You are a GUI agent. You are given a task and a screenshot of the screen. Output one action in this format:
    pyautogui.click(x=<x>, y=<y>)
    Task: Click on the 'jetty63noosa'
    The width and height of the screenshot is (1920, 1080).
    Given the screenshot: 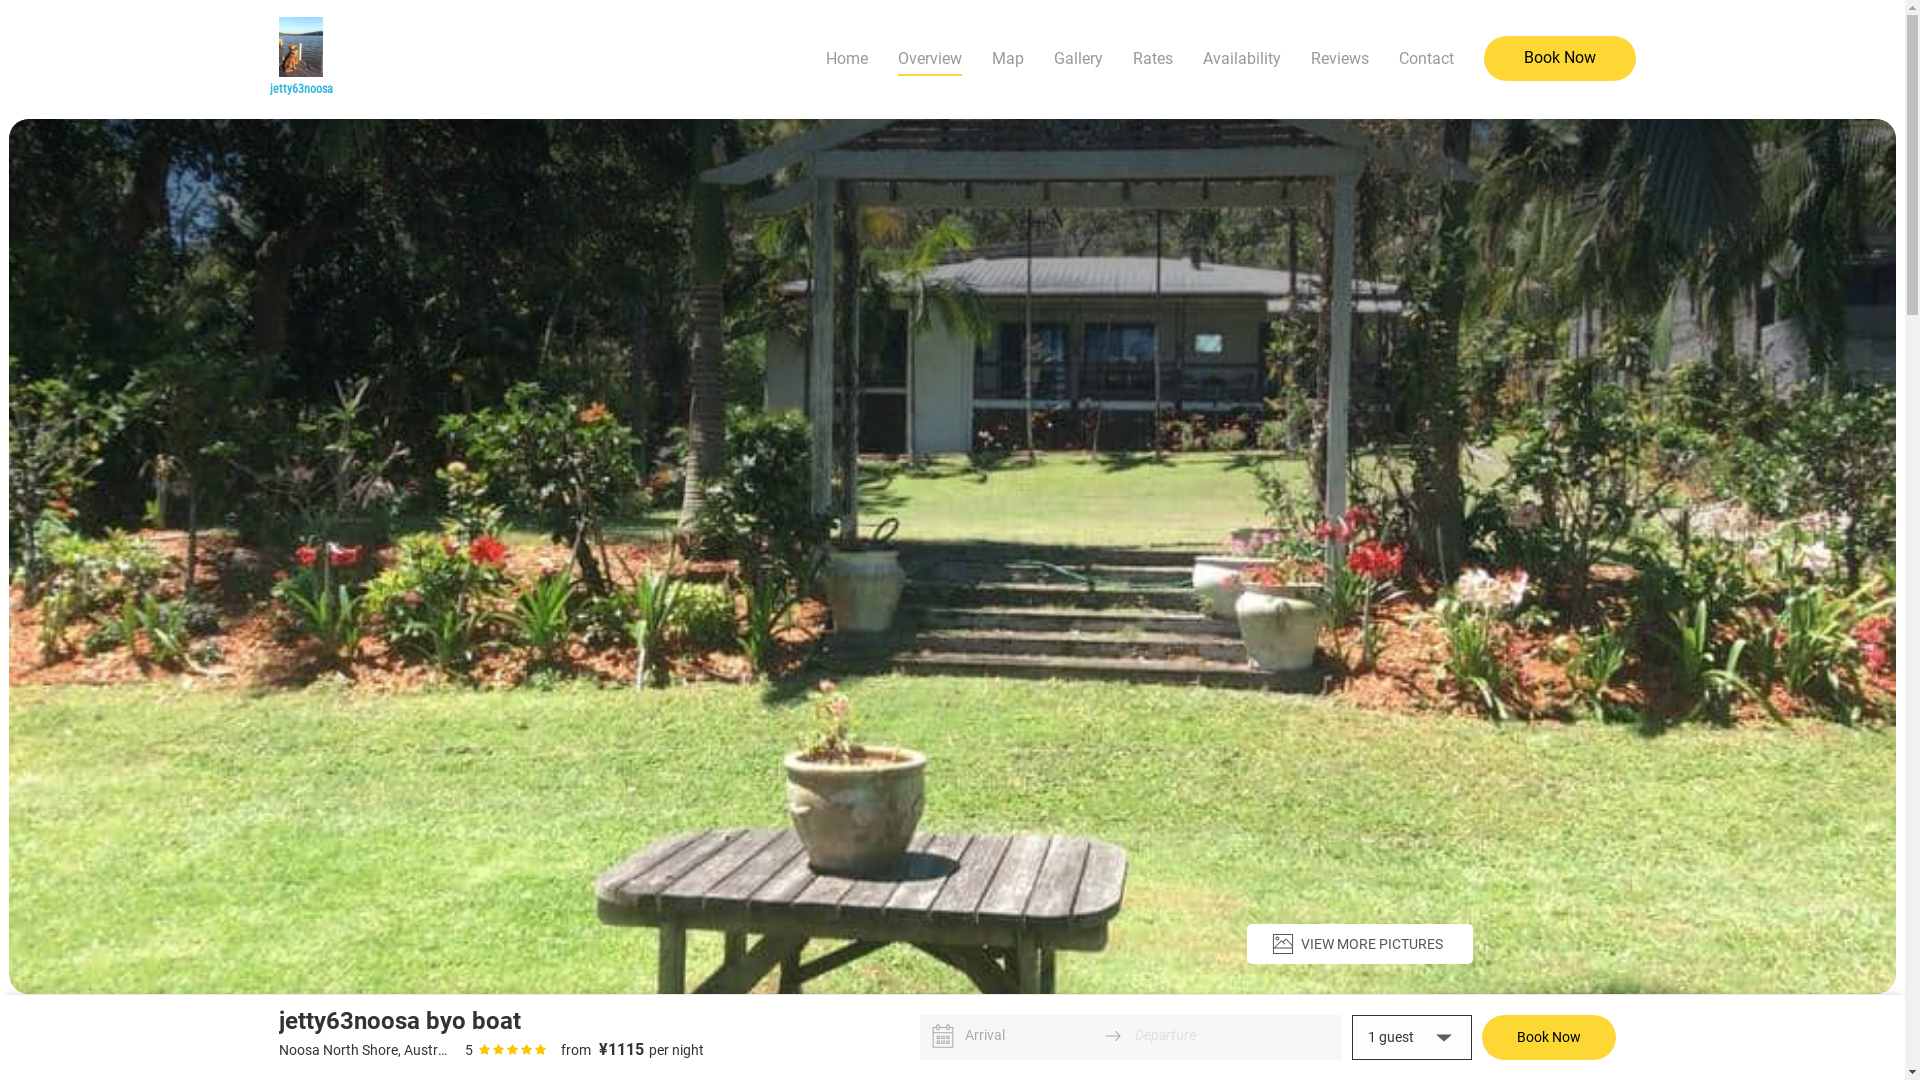 What is the action you would take?
    pyautogui.click(x=300, y=57)
    